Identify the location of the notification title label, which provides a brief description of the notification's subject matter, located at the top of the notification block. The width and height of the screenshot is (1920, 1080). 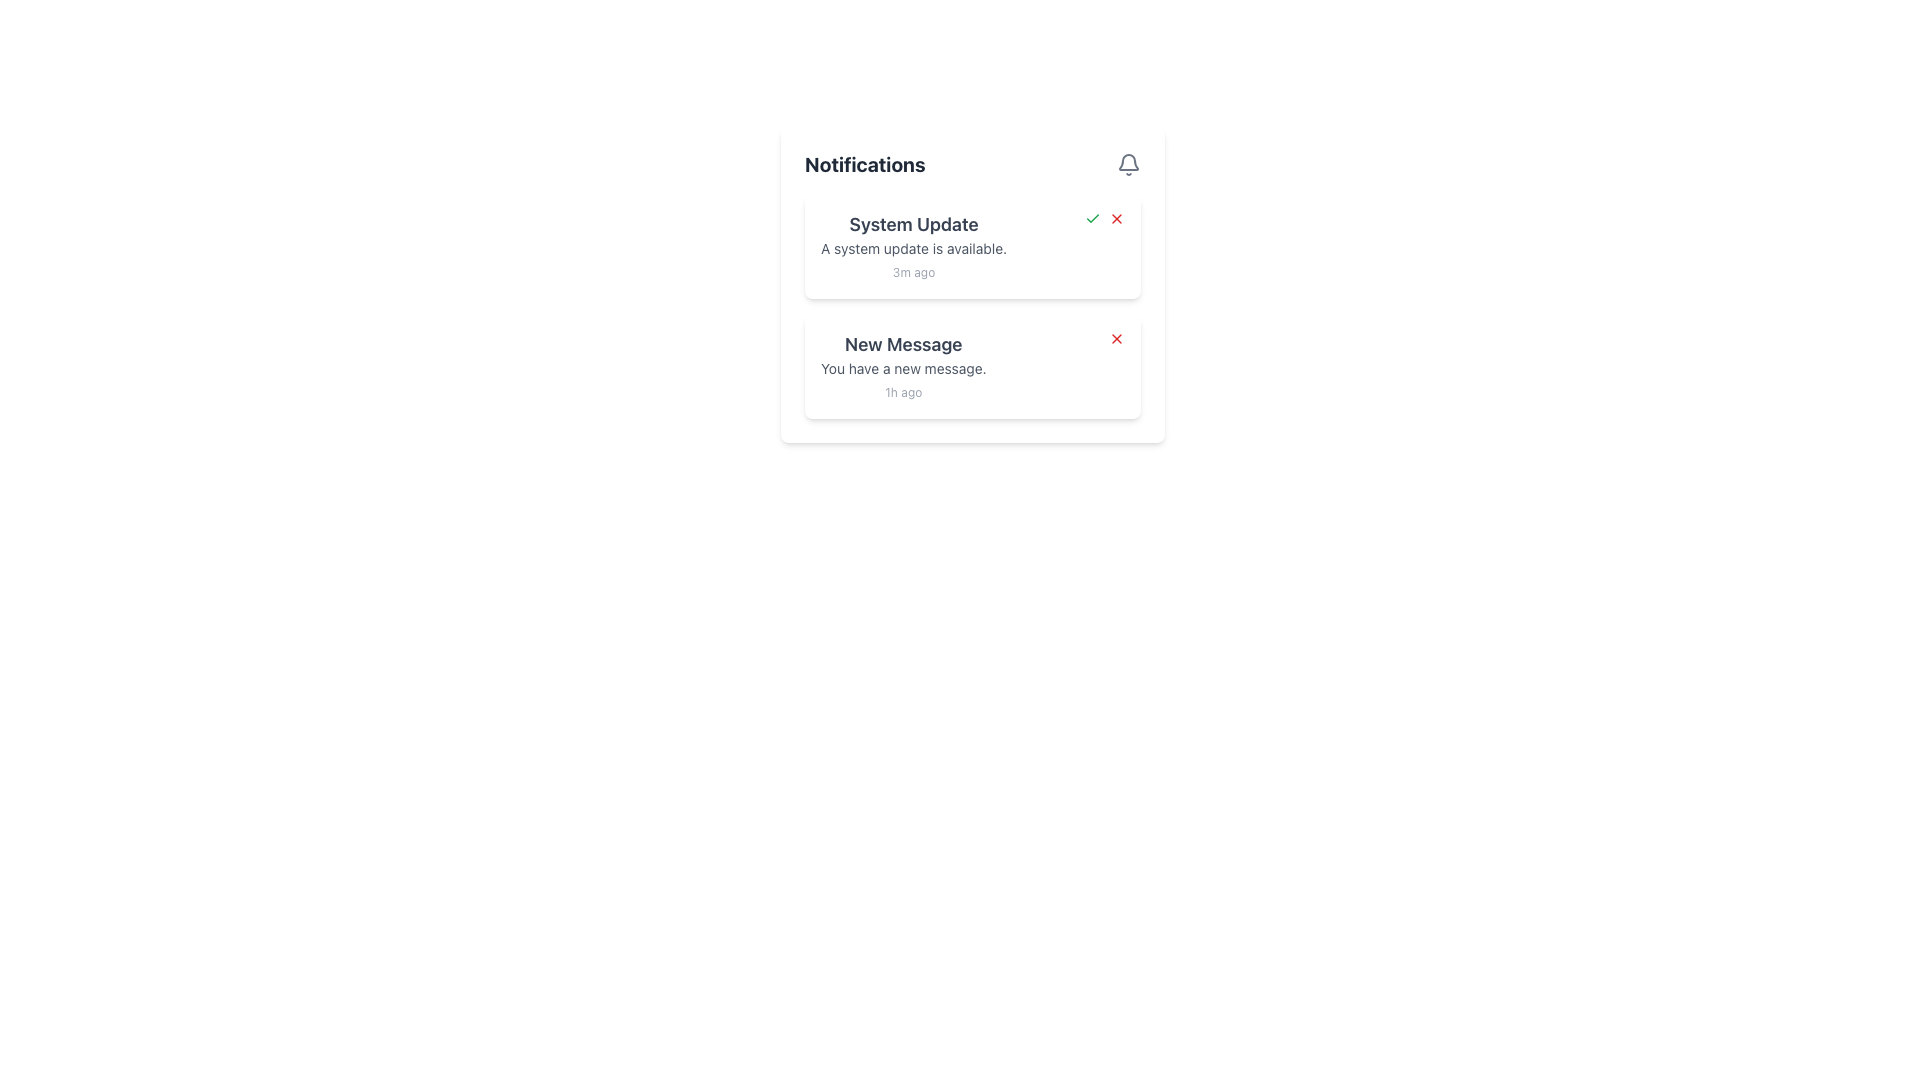
(913, 224).